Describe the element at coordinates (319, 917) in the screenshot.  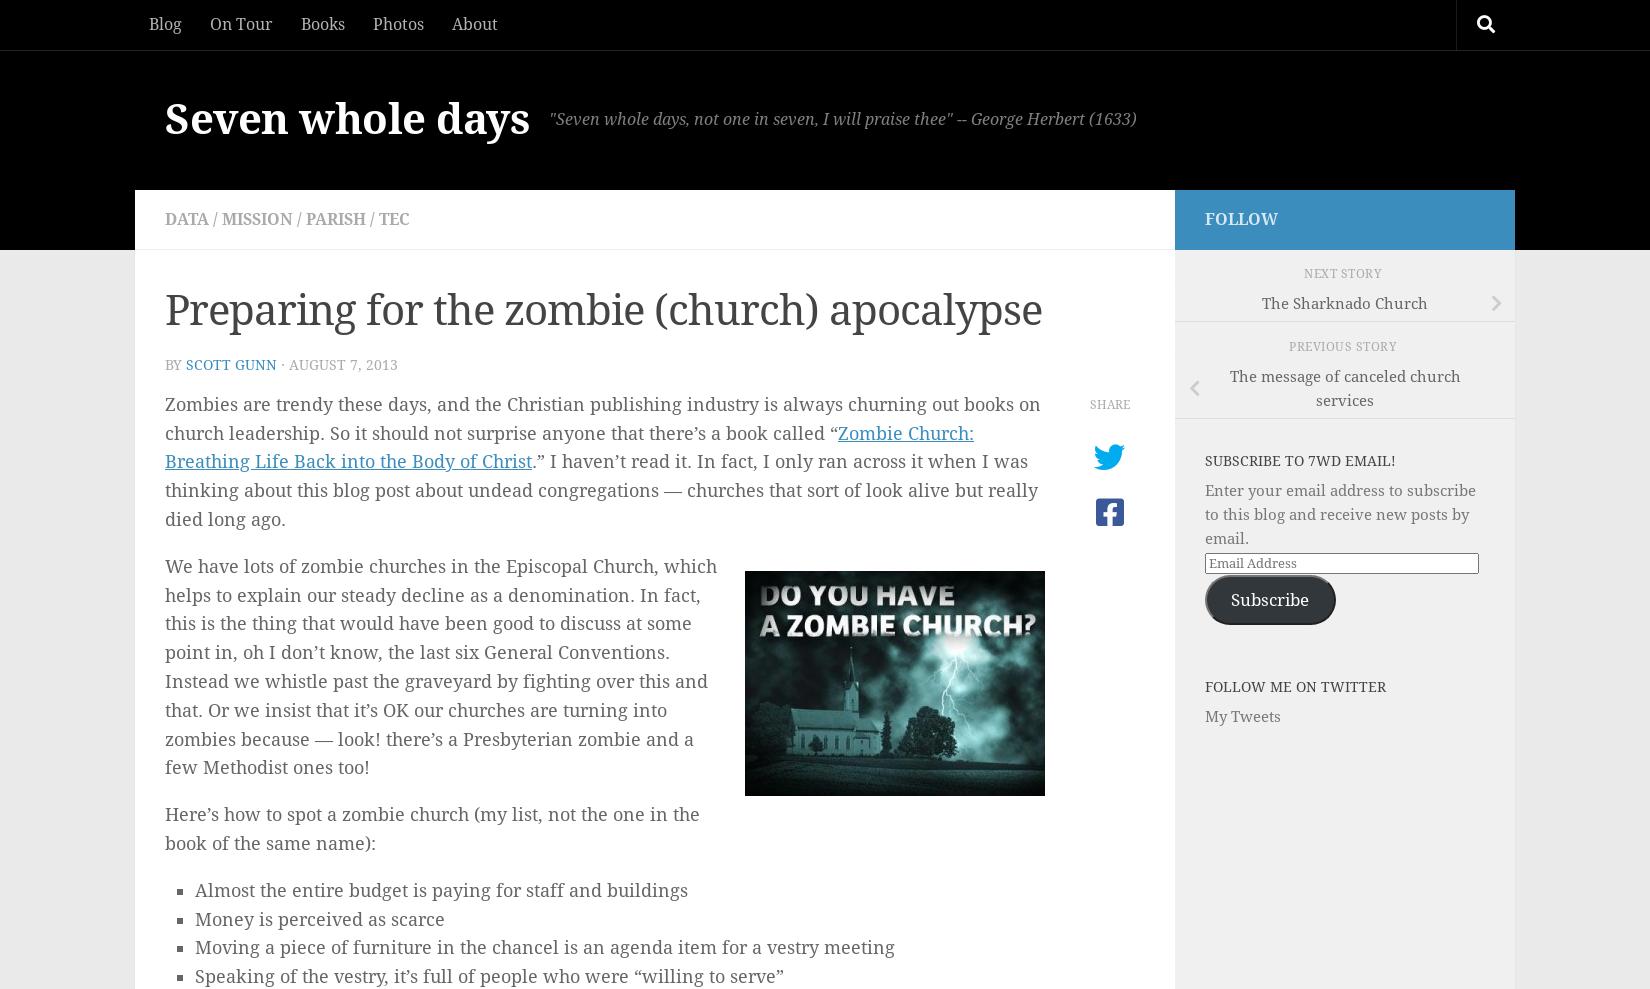
I see `'Money is perceived as scarce'` at that location.